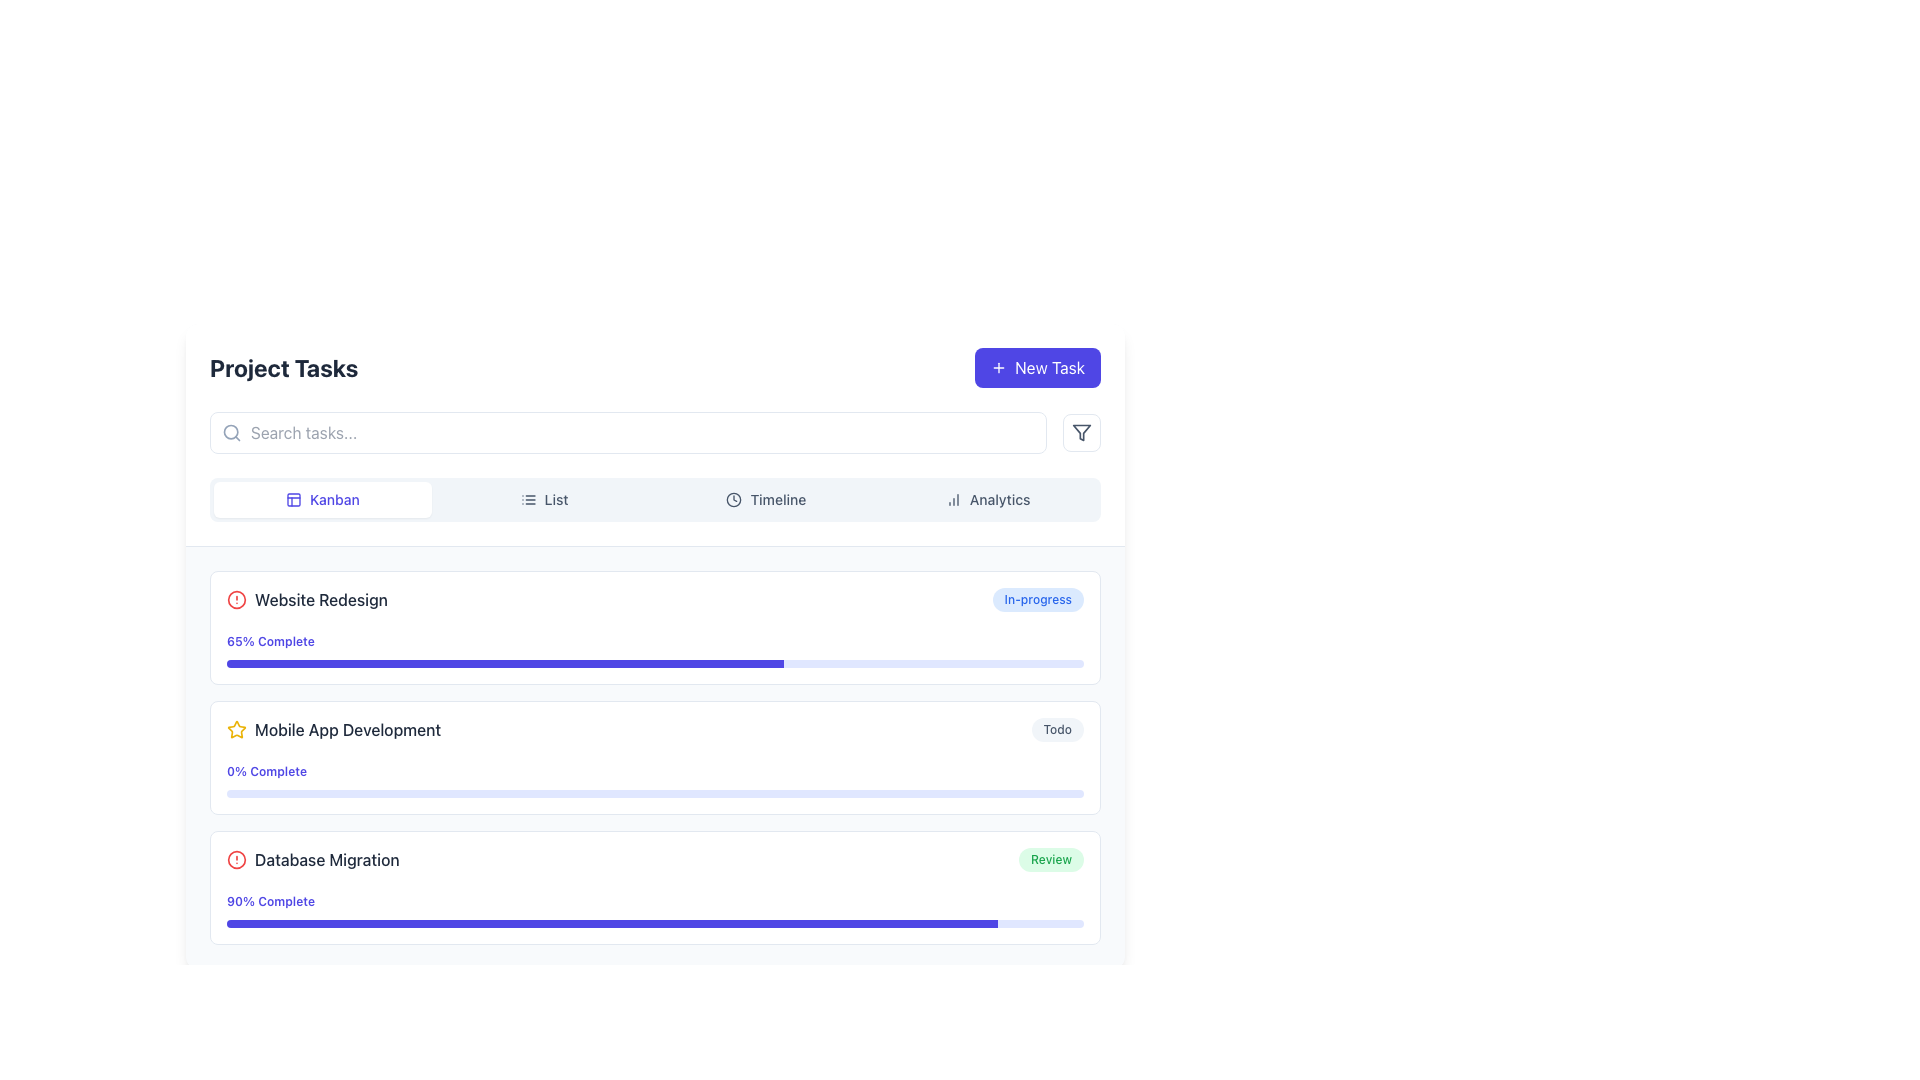 The width and height of the screenshot is (1920, 1080). What do you see at coordinates (1080, 431) in the screenshot?
I see `the minimalistic outline icon shaped like an inverted triangle funnel located in the top-right toolbar` at bounding box center [1080, 431].